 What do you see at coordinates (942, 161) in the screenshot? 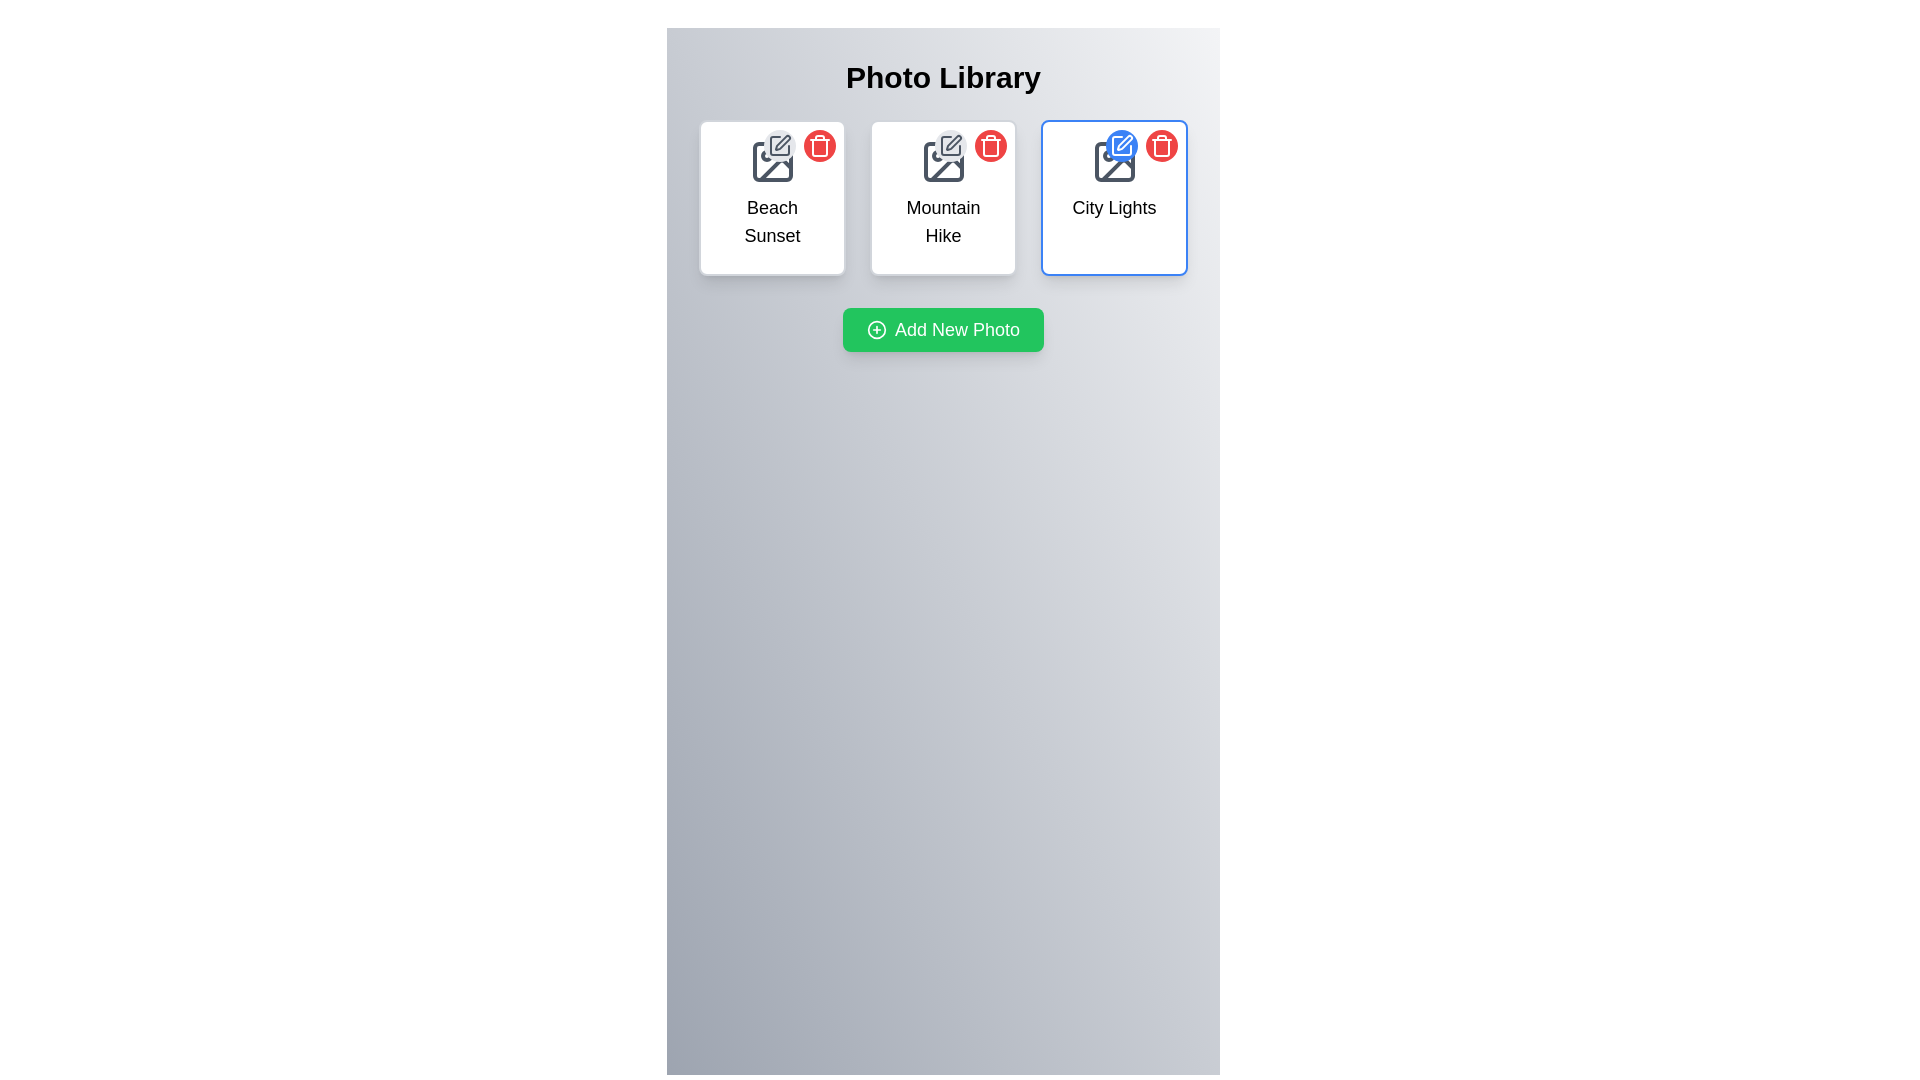
I see `the rectangular frame with rounded corners that is part of the 'Photo Library' layout, positioned above the text 'Mountain Hike'` at bounding box center [942, 161].